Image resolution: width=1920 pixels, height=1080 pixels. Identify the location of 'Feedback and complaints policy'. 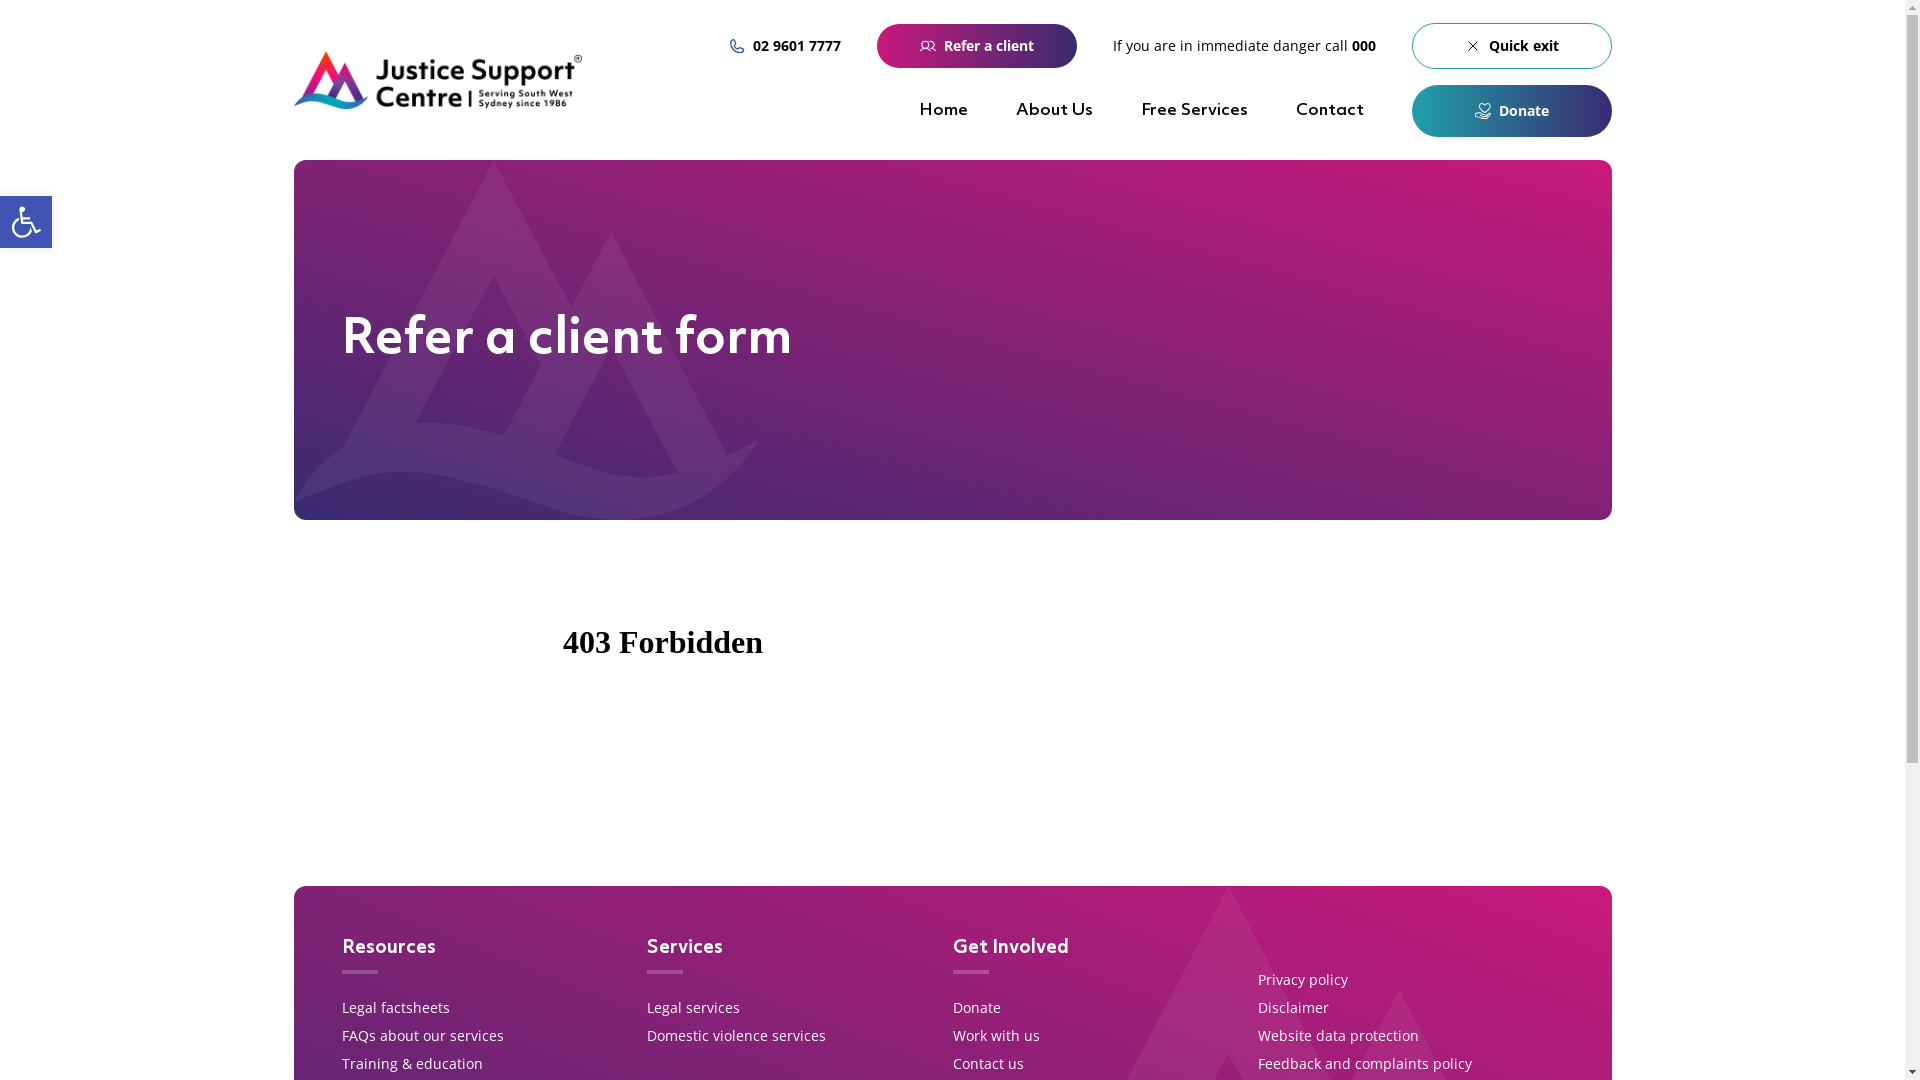
(1363, 1062).